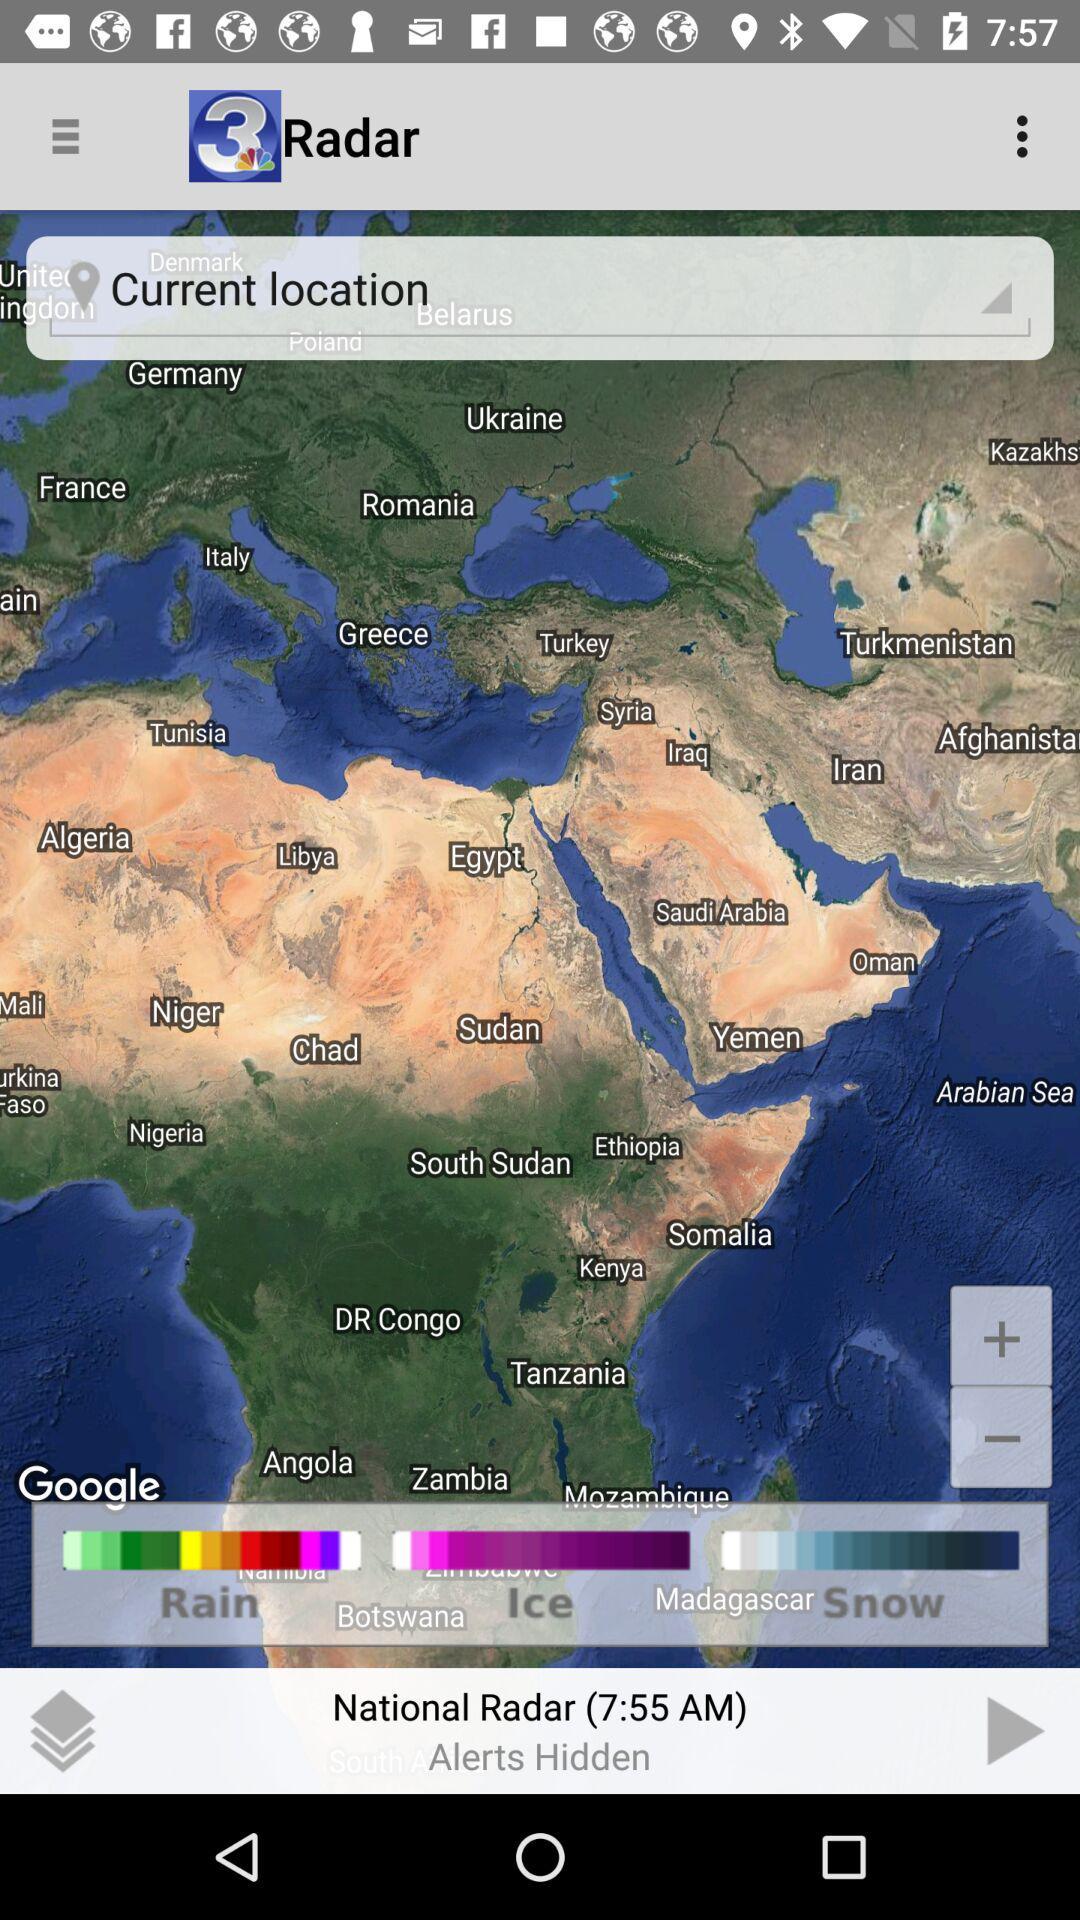 The width and height of the screenshot is (1080, 1920). I want to click on the + icon, so click(1001, 1336).